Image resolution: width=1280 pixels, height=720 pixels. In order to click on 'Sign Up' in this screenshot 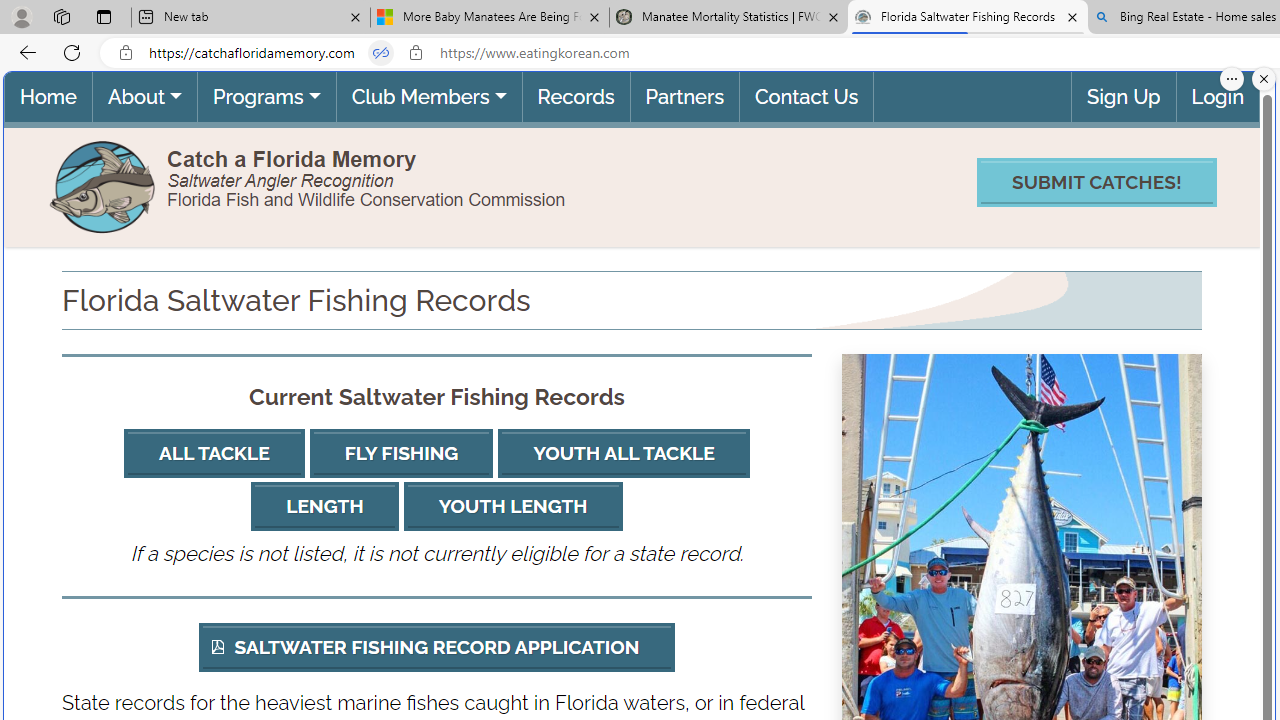, I will do `click(1123, 96)`.